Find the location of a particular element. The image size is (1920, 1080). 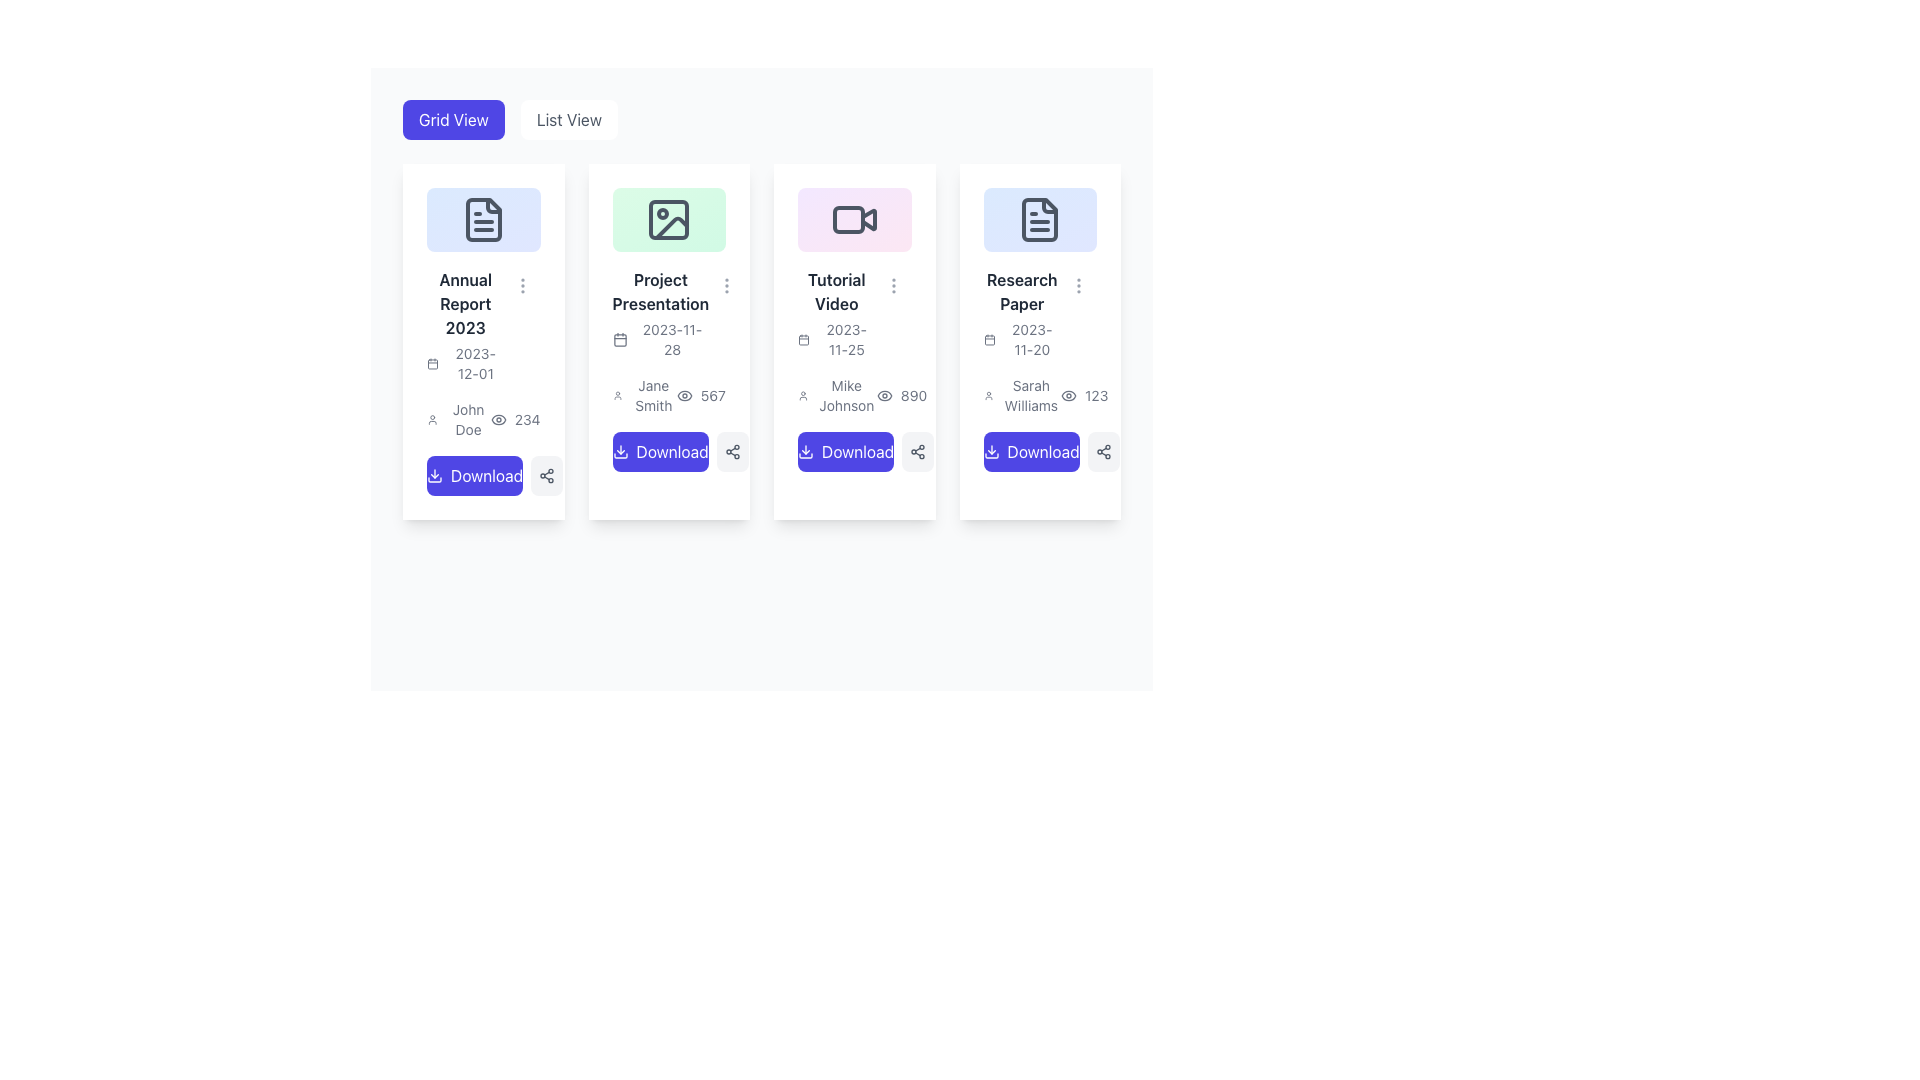

the icon representing the 'Annual Report 2023' document located at the top of the first card in the blue-shaded rectangular area is located at coordinates (483, 219).